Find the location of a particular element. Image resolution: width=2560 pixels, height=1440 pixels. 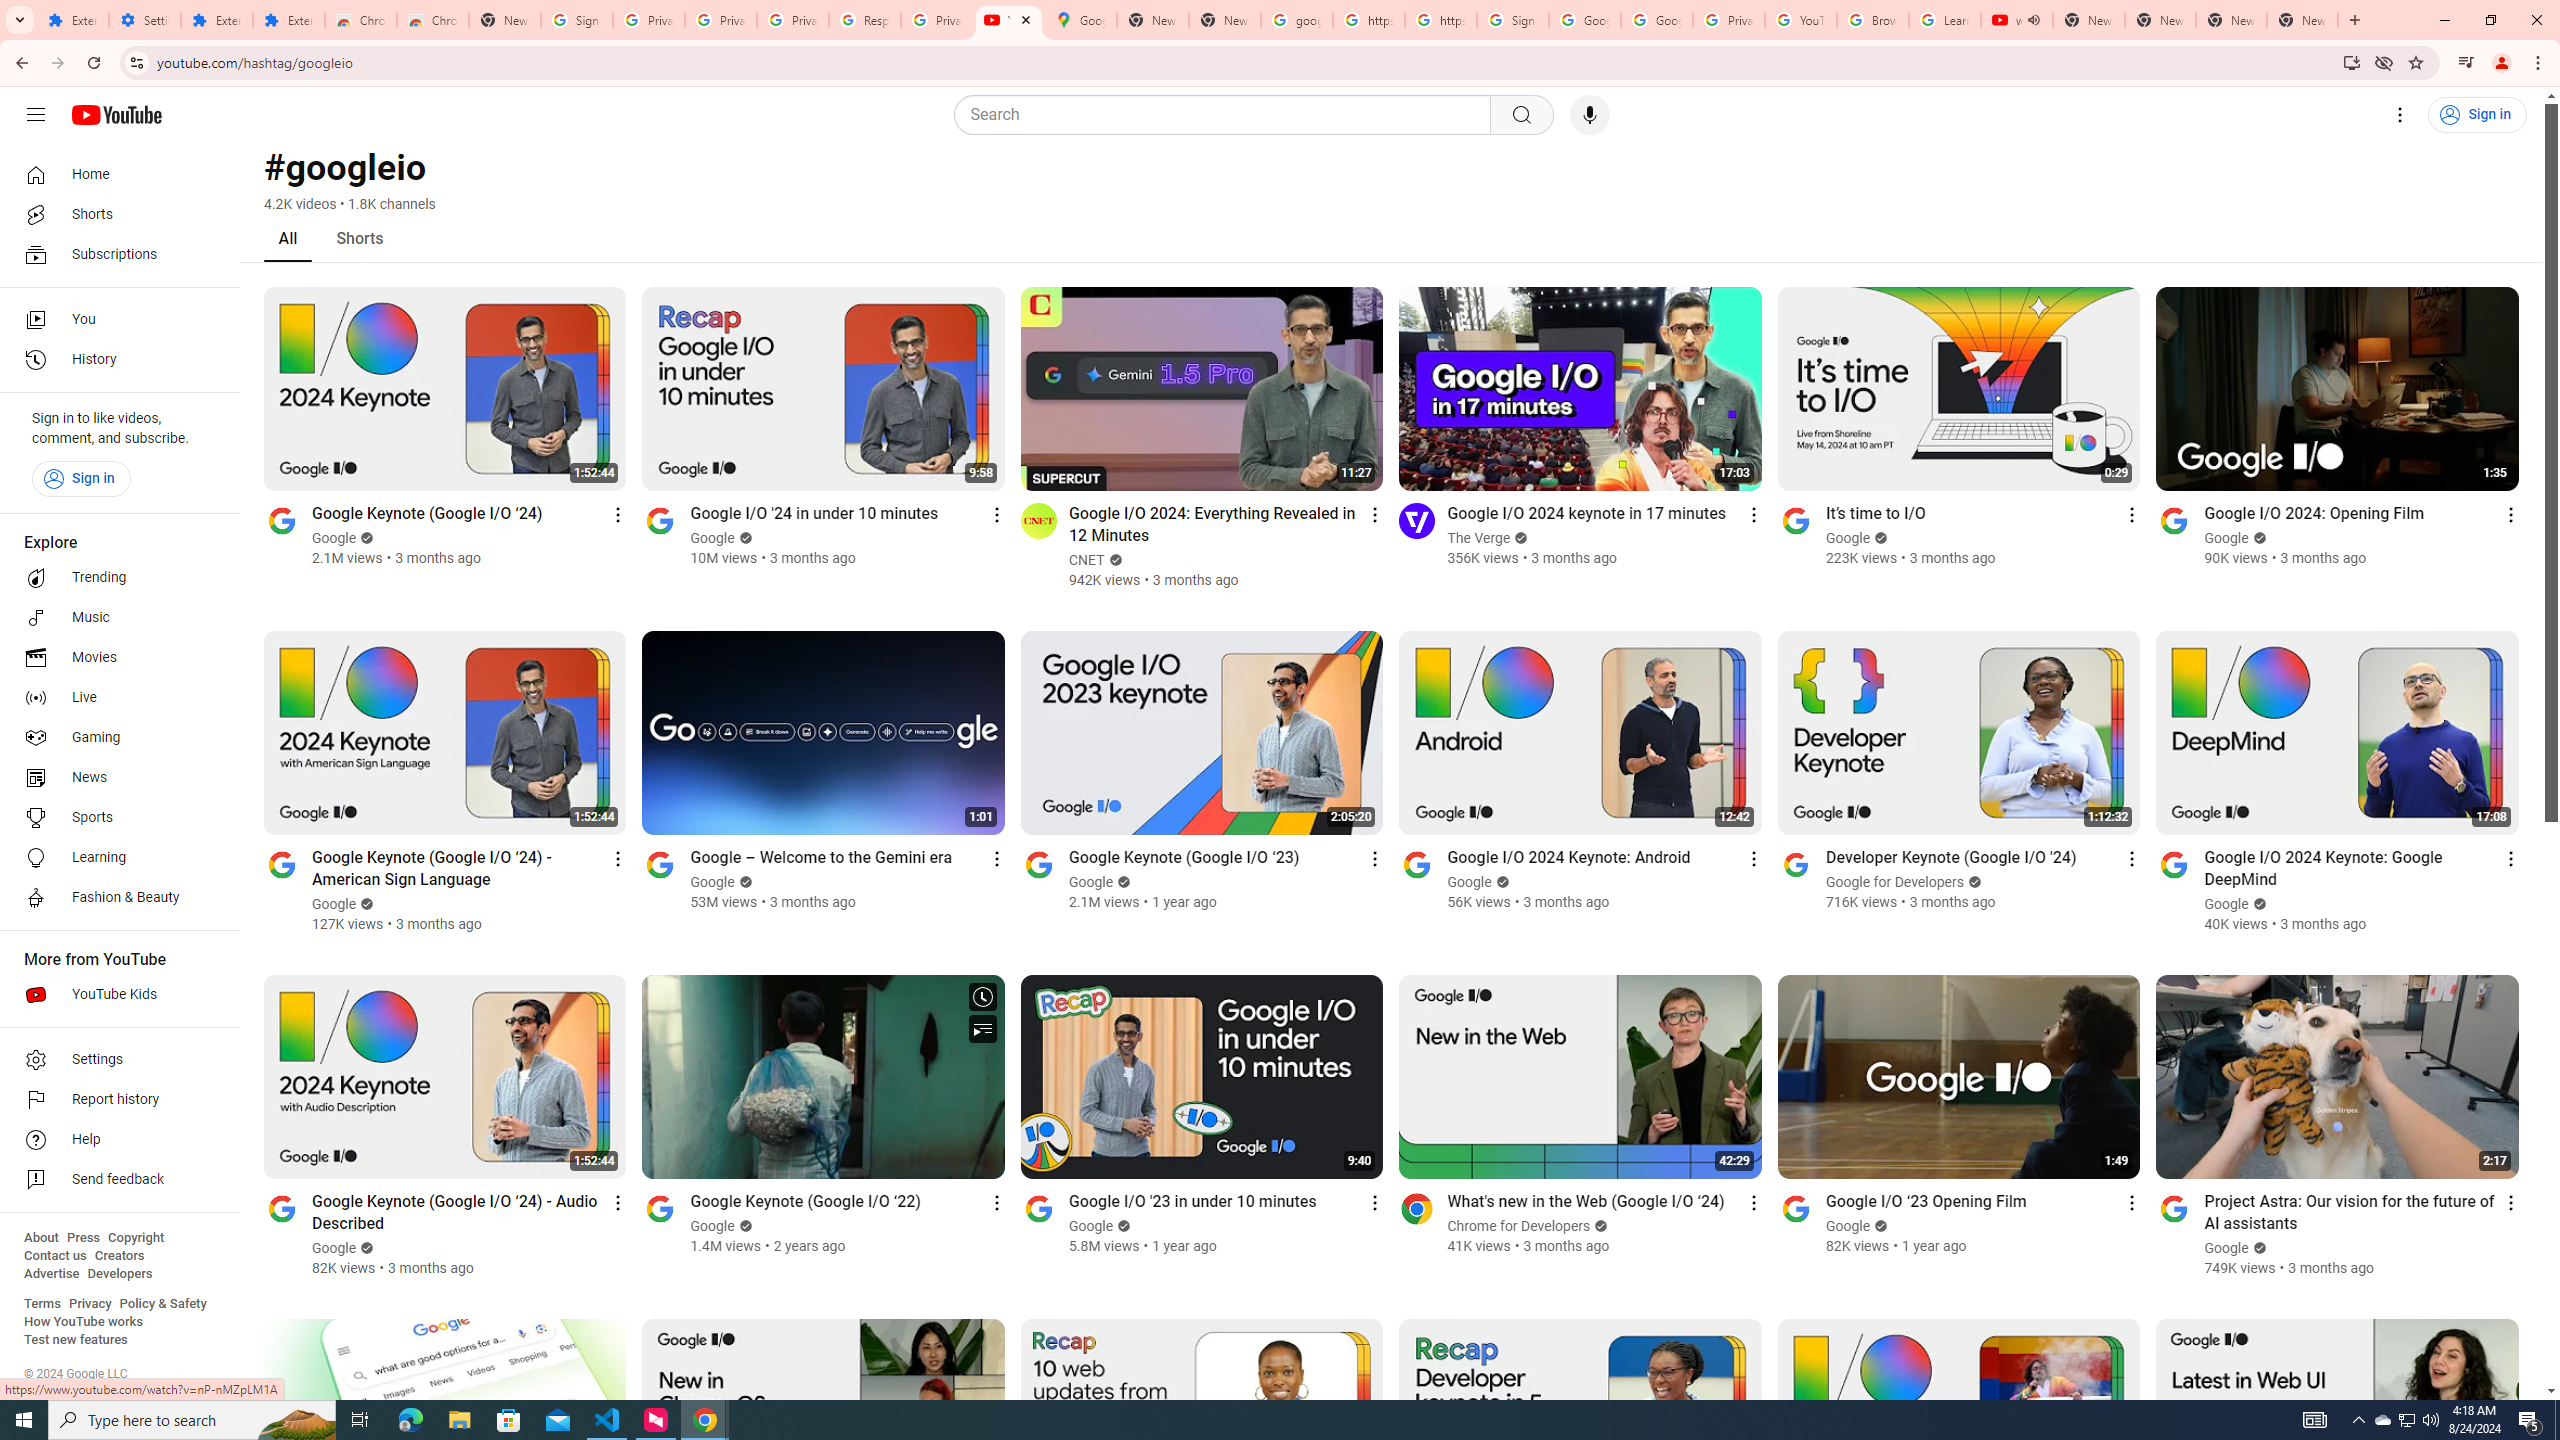

'News' is located at coordinates (113, 777).